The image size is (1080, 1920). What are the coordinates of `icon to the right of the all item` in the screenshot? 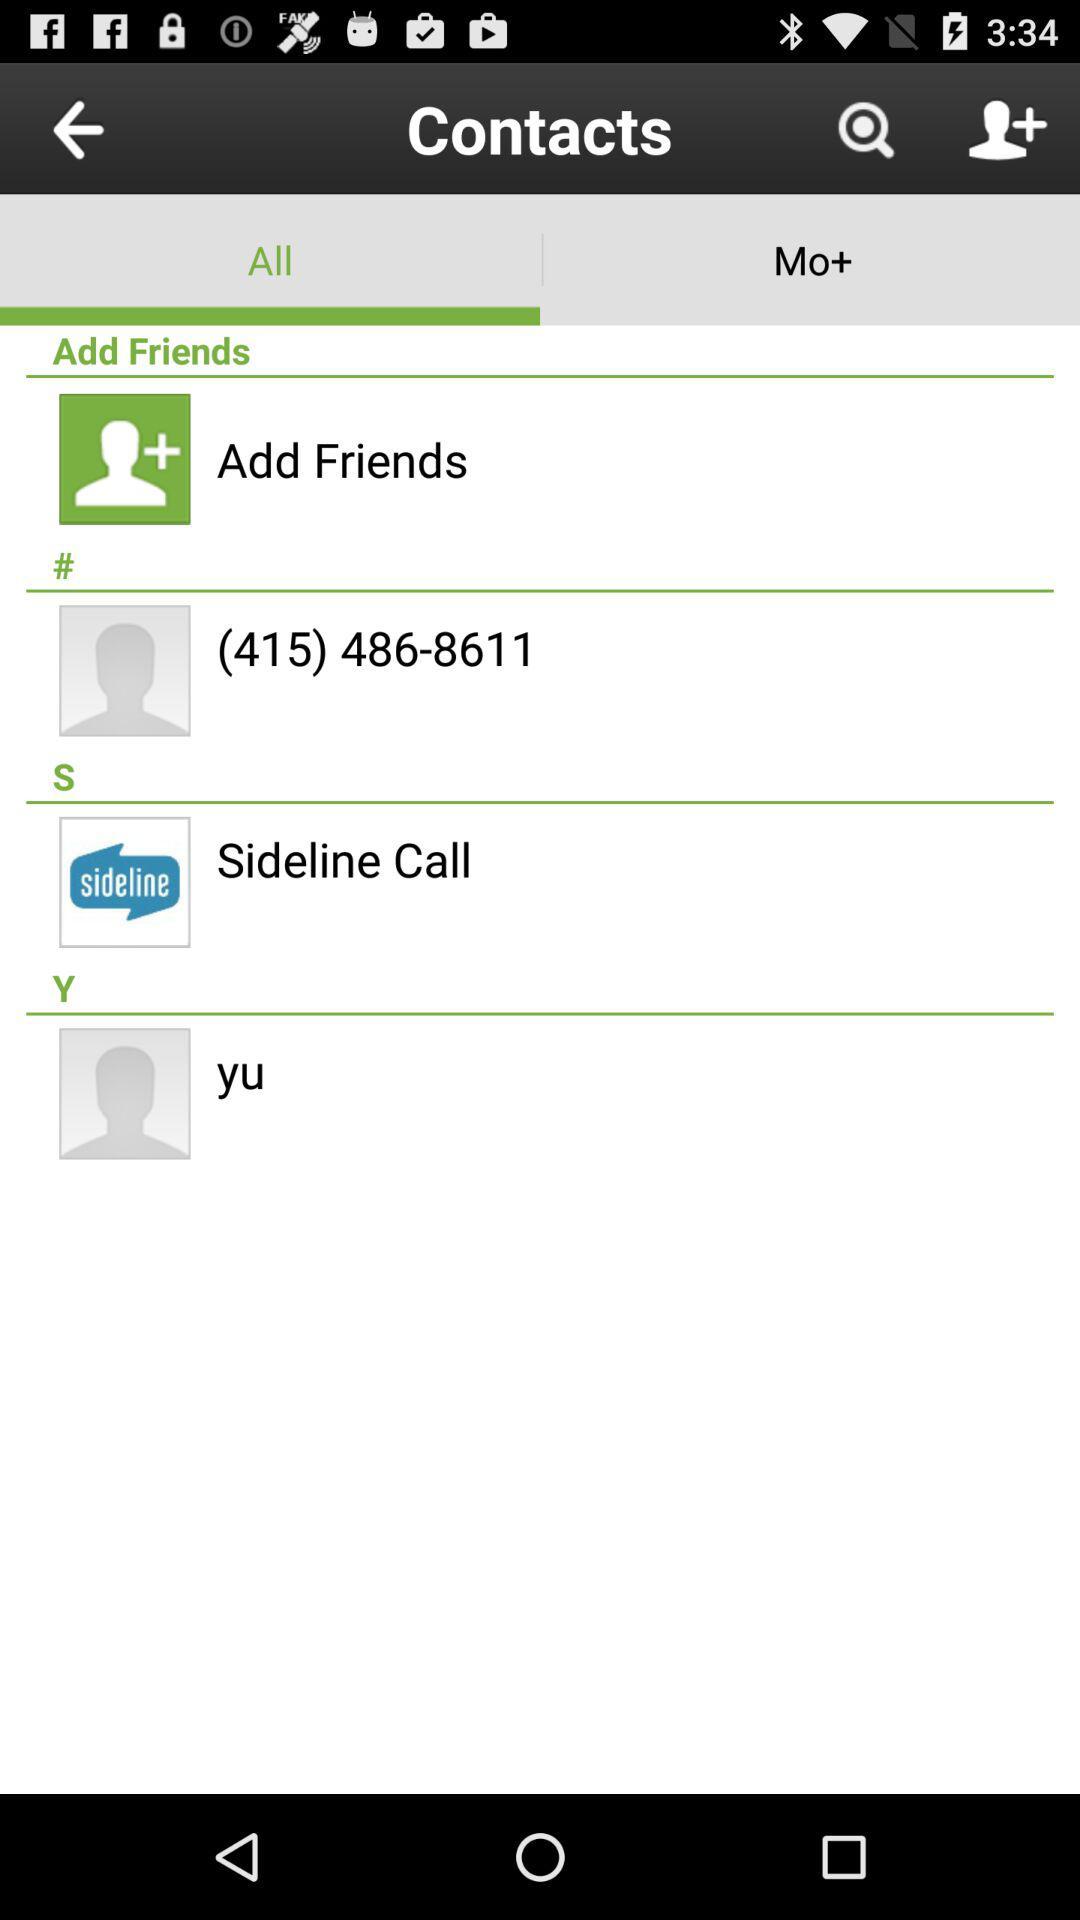 It's located at (810, 258).